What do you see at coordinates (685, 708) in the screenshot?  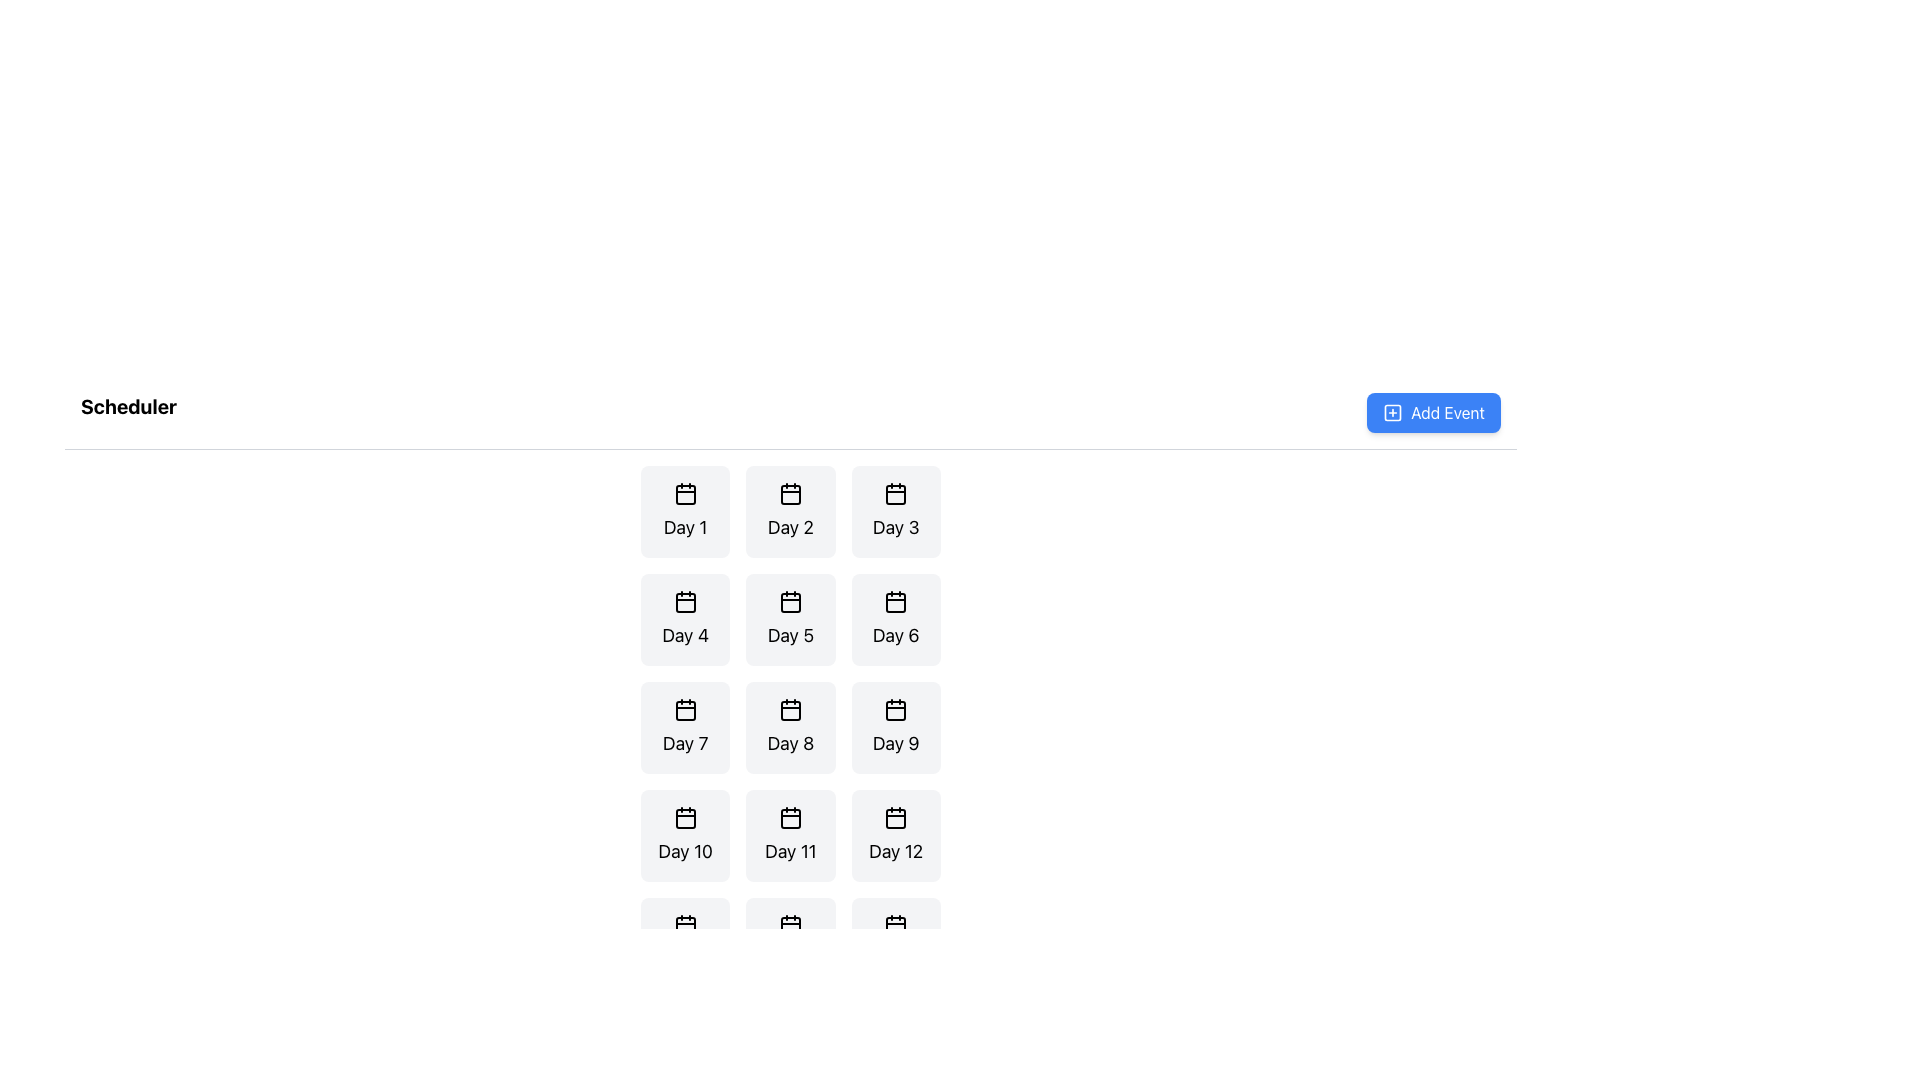 I see `the minimalist black calendar icon located at the top of the 'Day 7' card to interact with it` at bounding box center [685, 708].